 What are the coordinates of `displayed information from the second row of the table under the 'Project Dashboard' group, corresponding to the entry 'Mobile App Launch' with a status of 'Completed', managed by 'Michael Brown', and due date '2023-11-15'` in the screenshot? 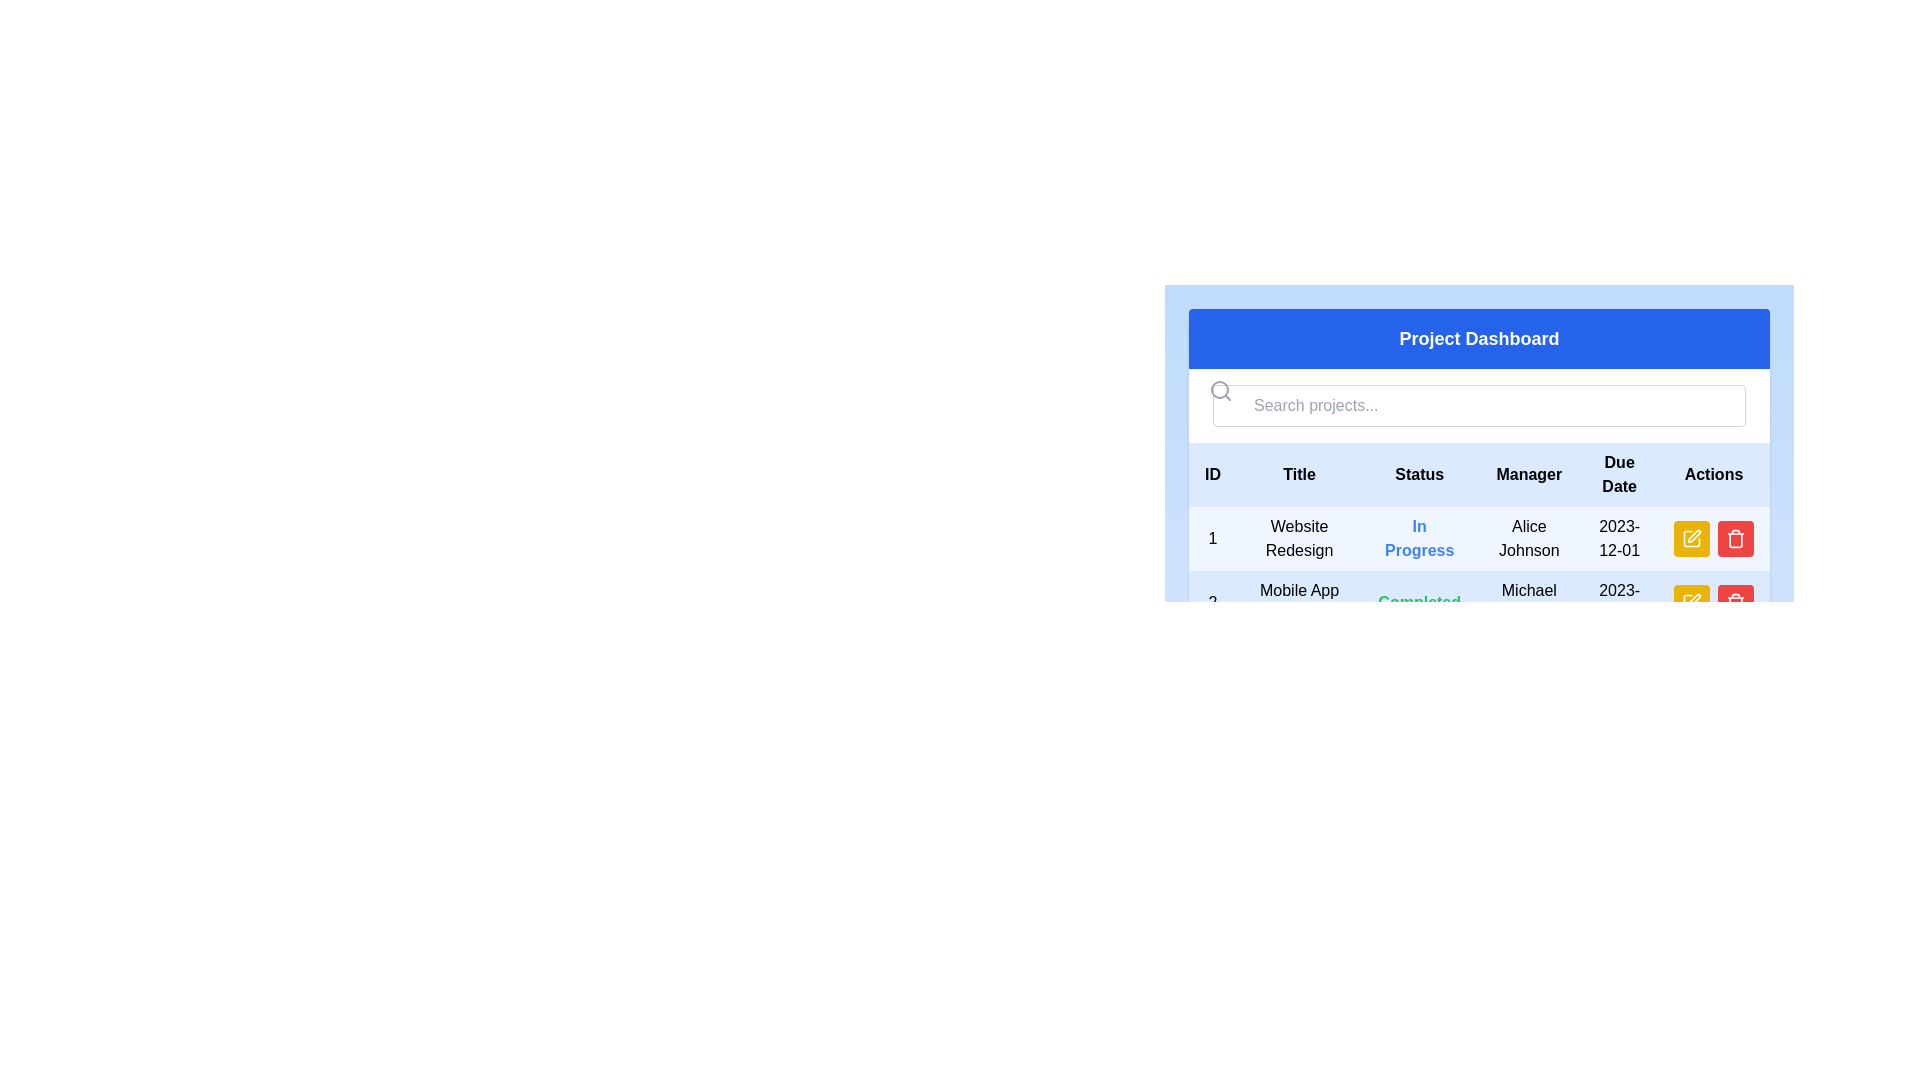 It's located at (1479, 601).